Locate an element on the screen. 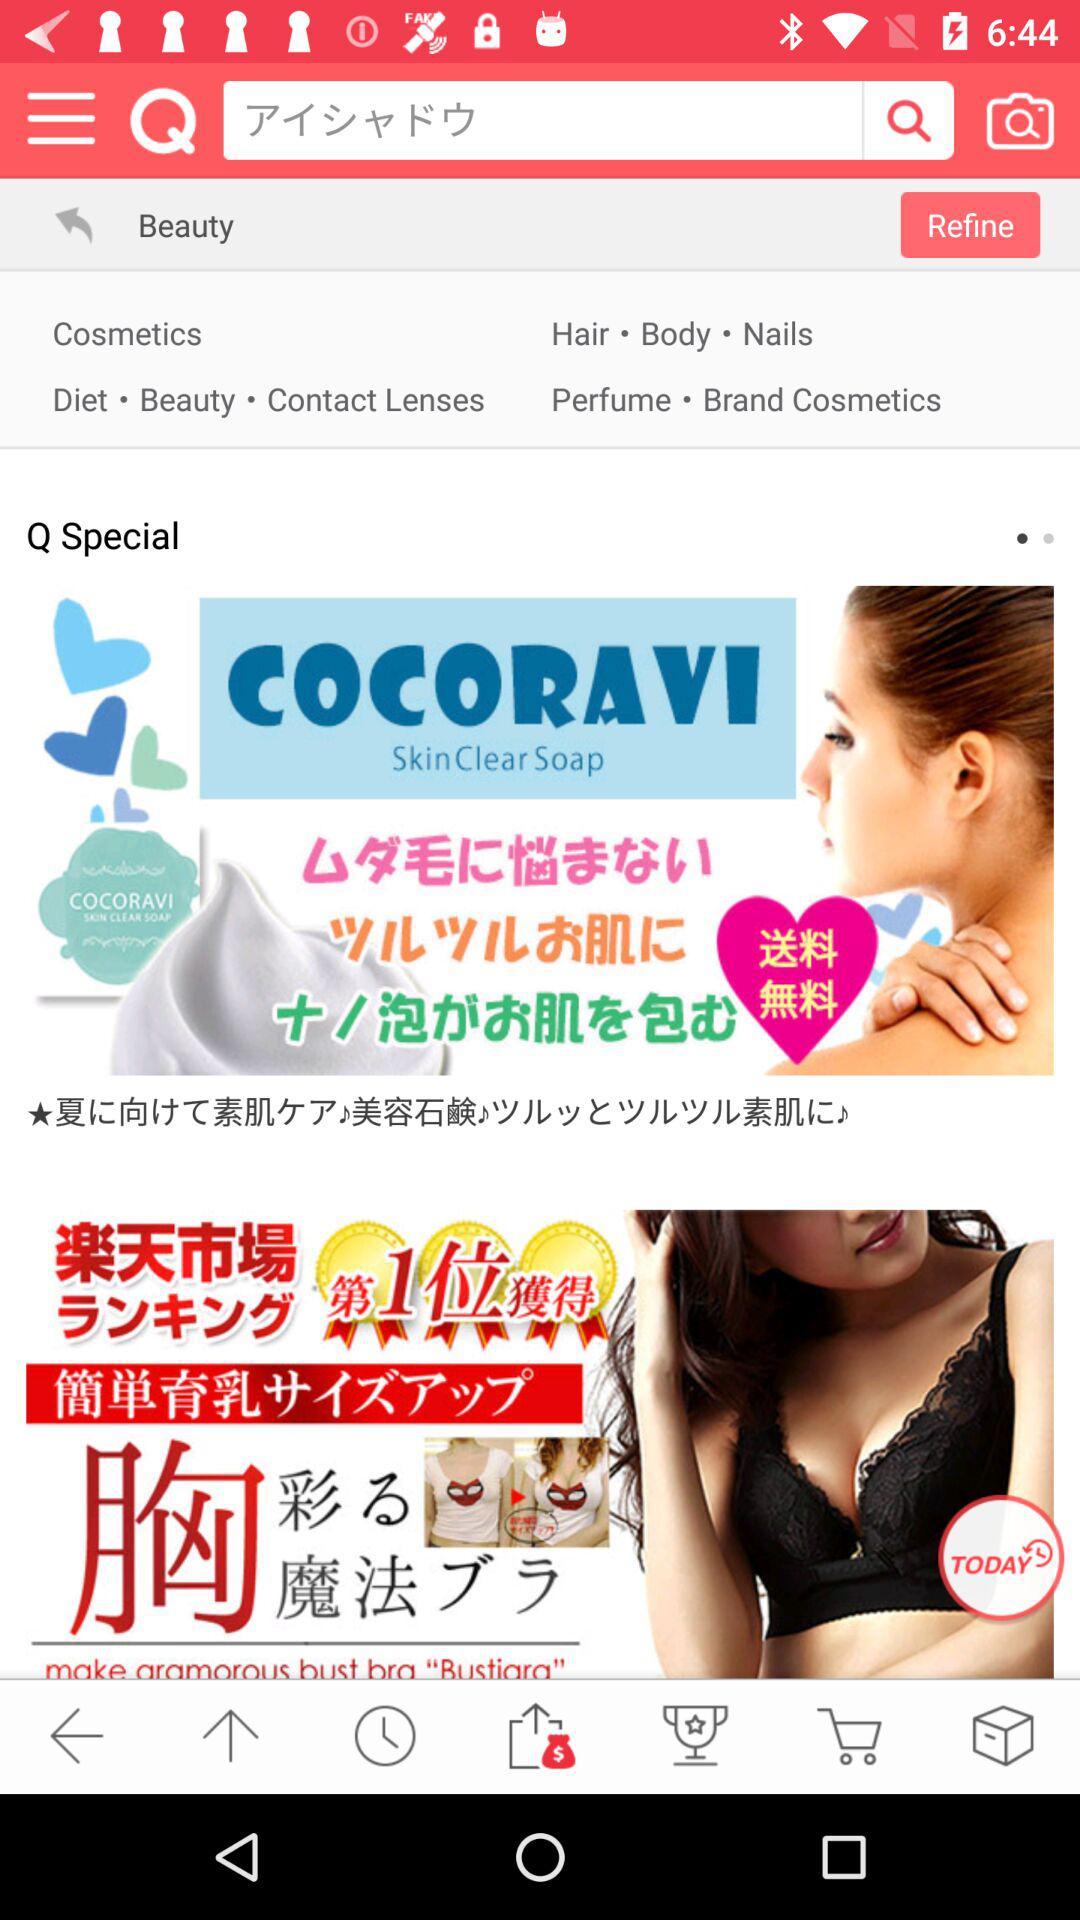  article is located at coordinates (540, 830).